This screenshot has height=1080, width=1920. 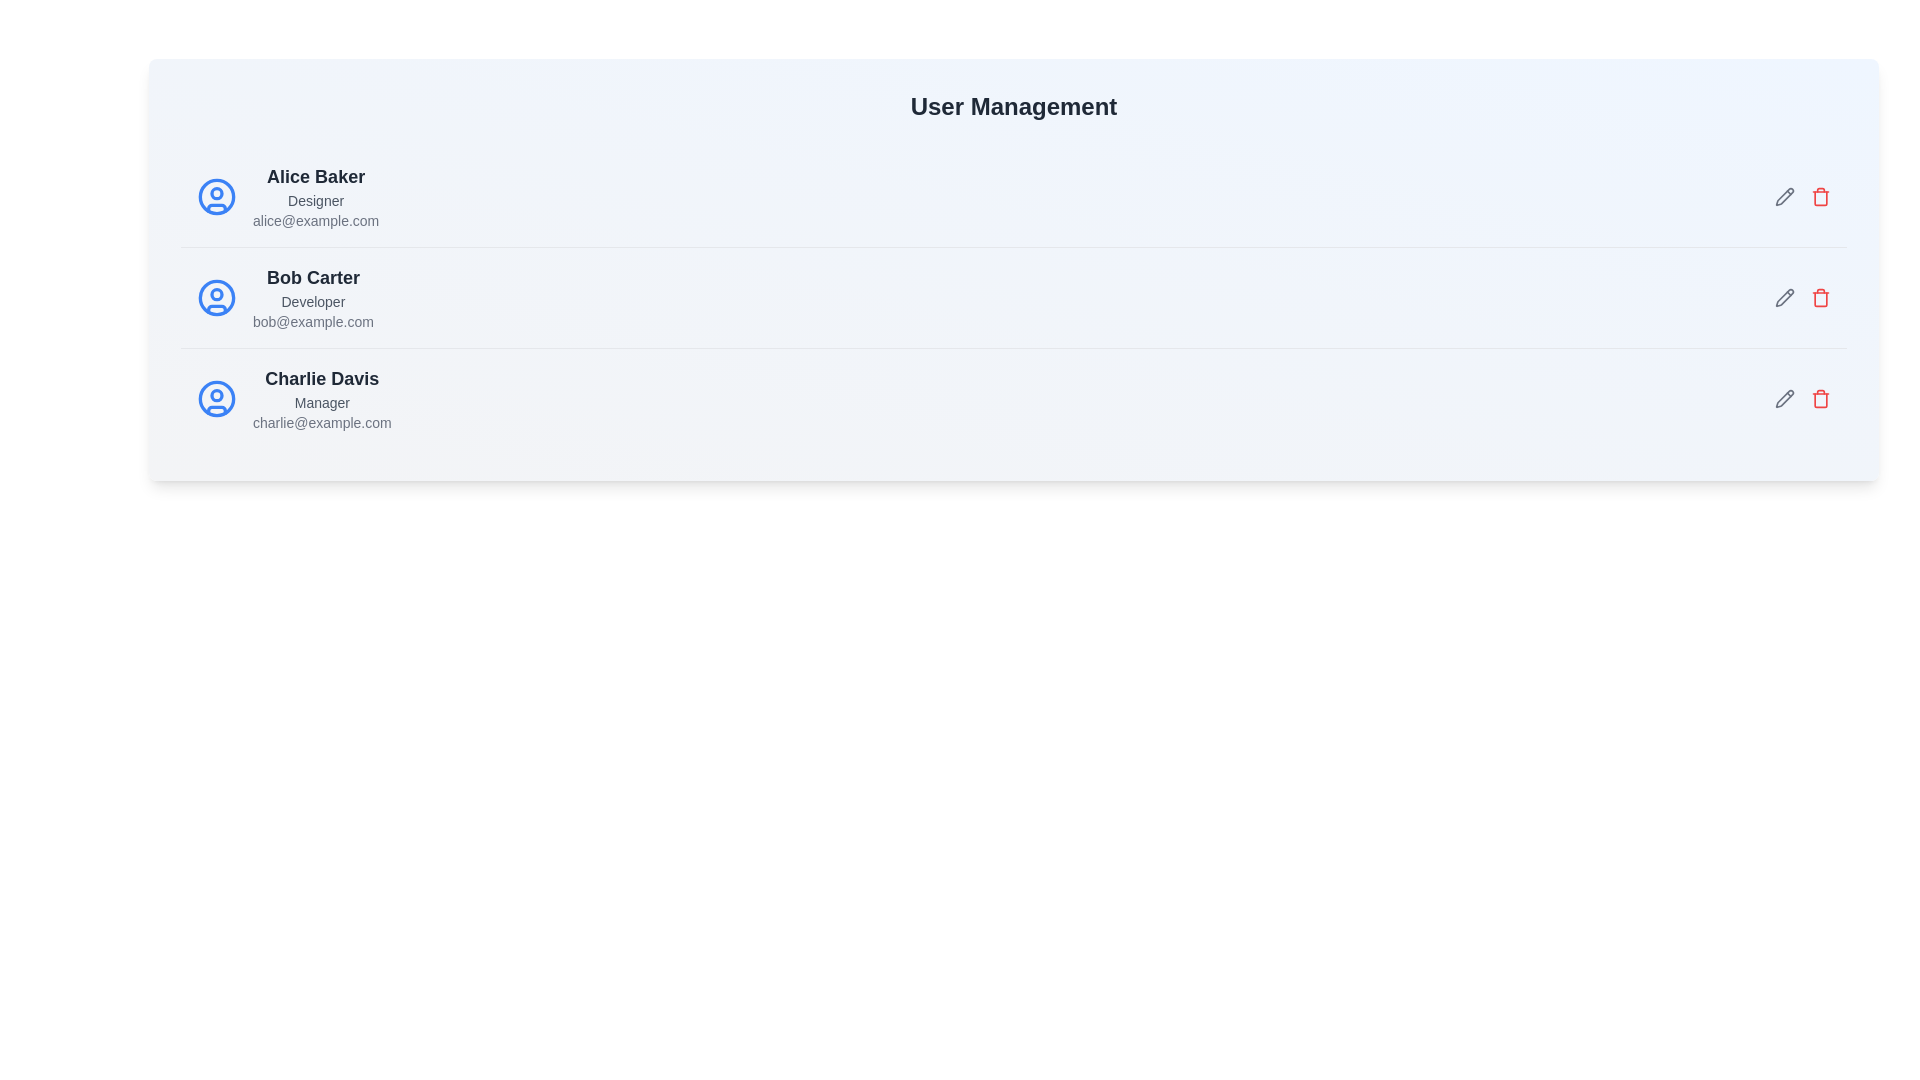 What do you see at coordinates (216, 297) in the screenshot?
I see `the user icon for Bob Carter` at bounding box center [216, 297].